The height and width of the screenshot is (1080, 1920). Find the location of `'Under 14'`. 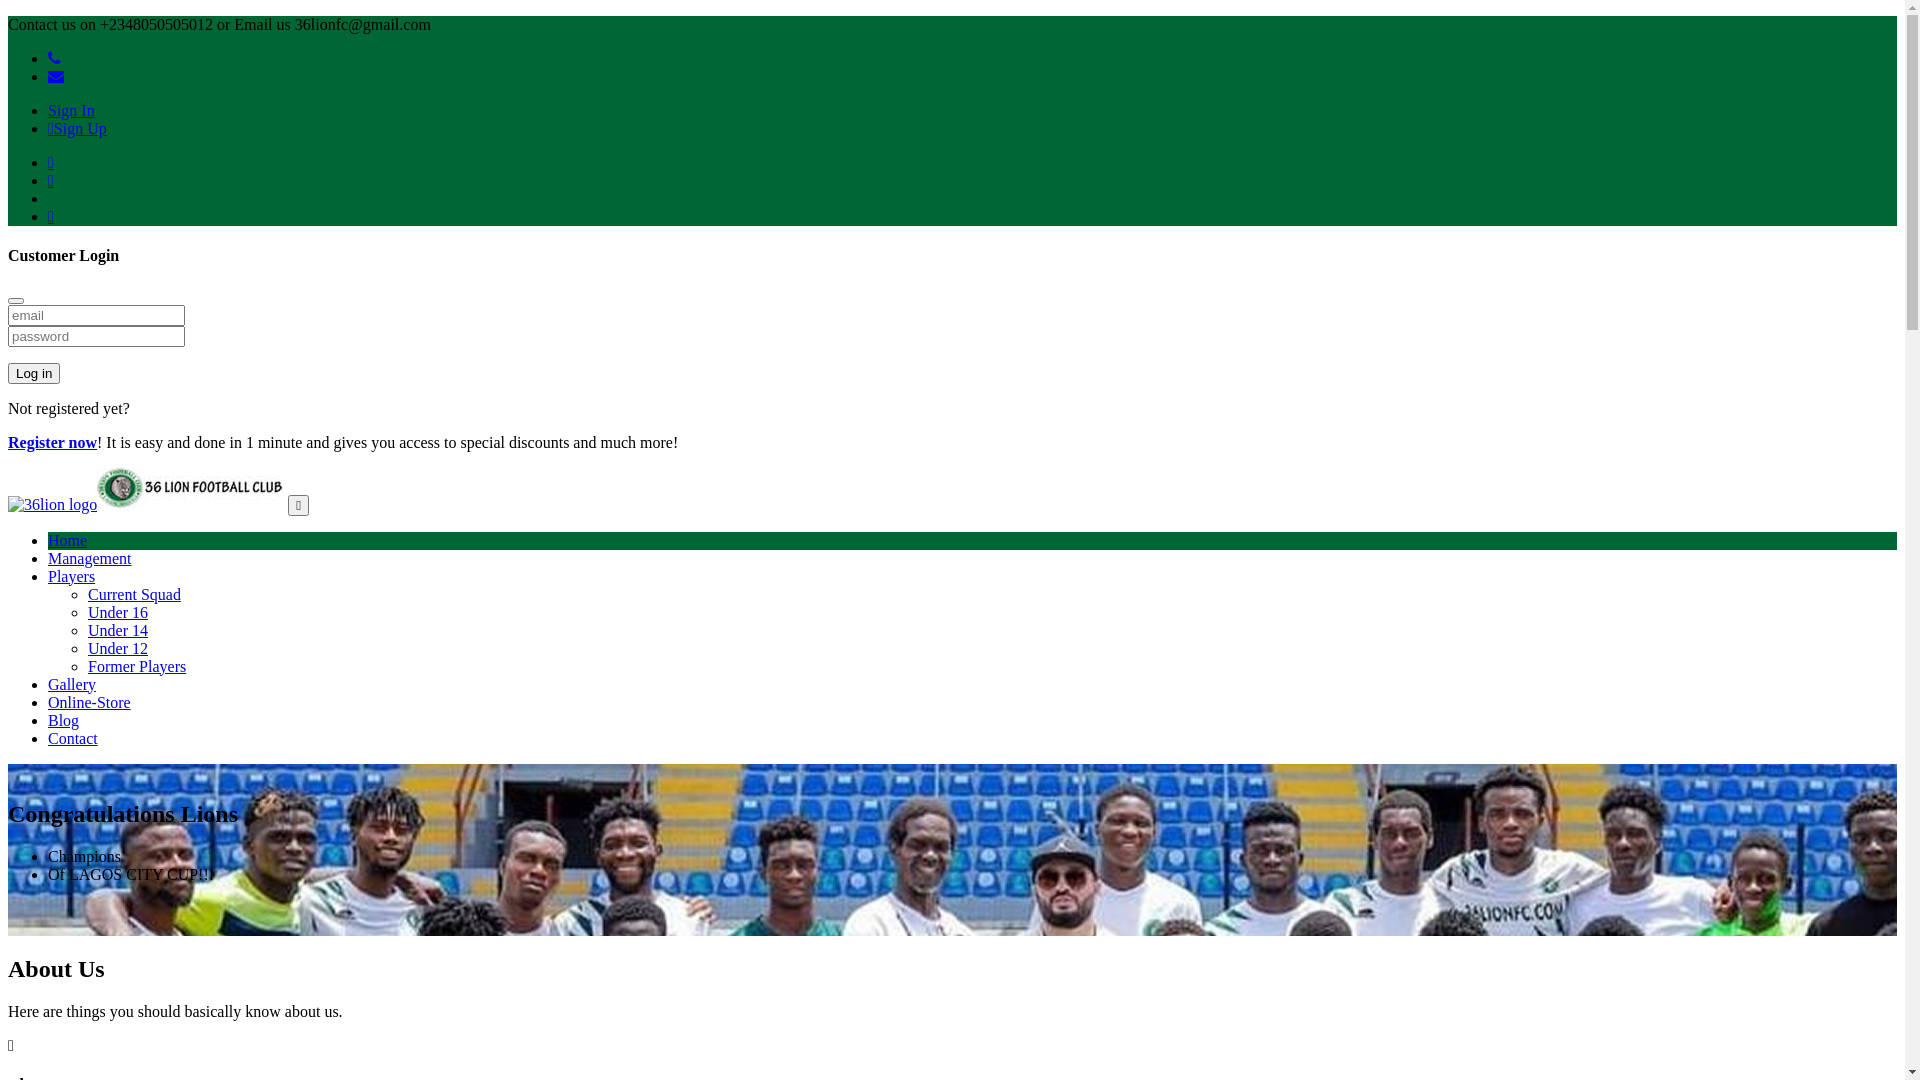

'Under 14' is located at coordinates (117, 630).